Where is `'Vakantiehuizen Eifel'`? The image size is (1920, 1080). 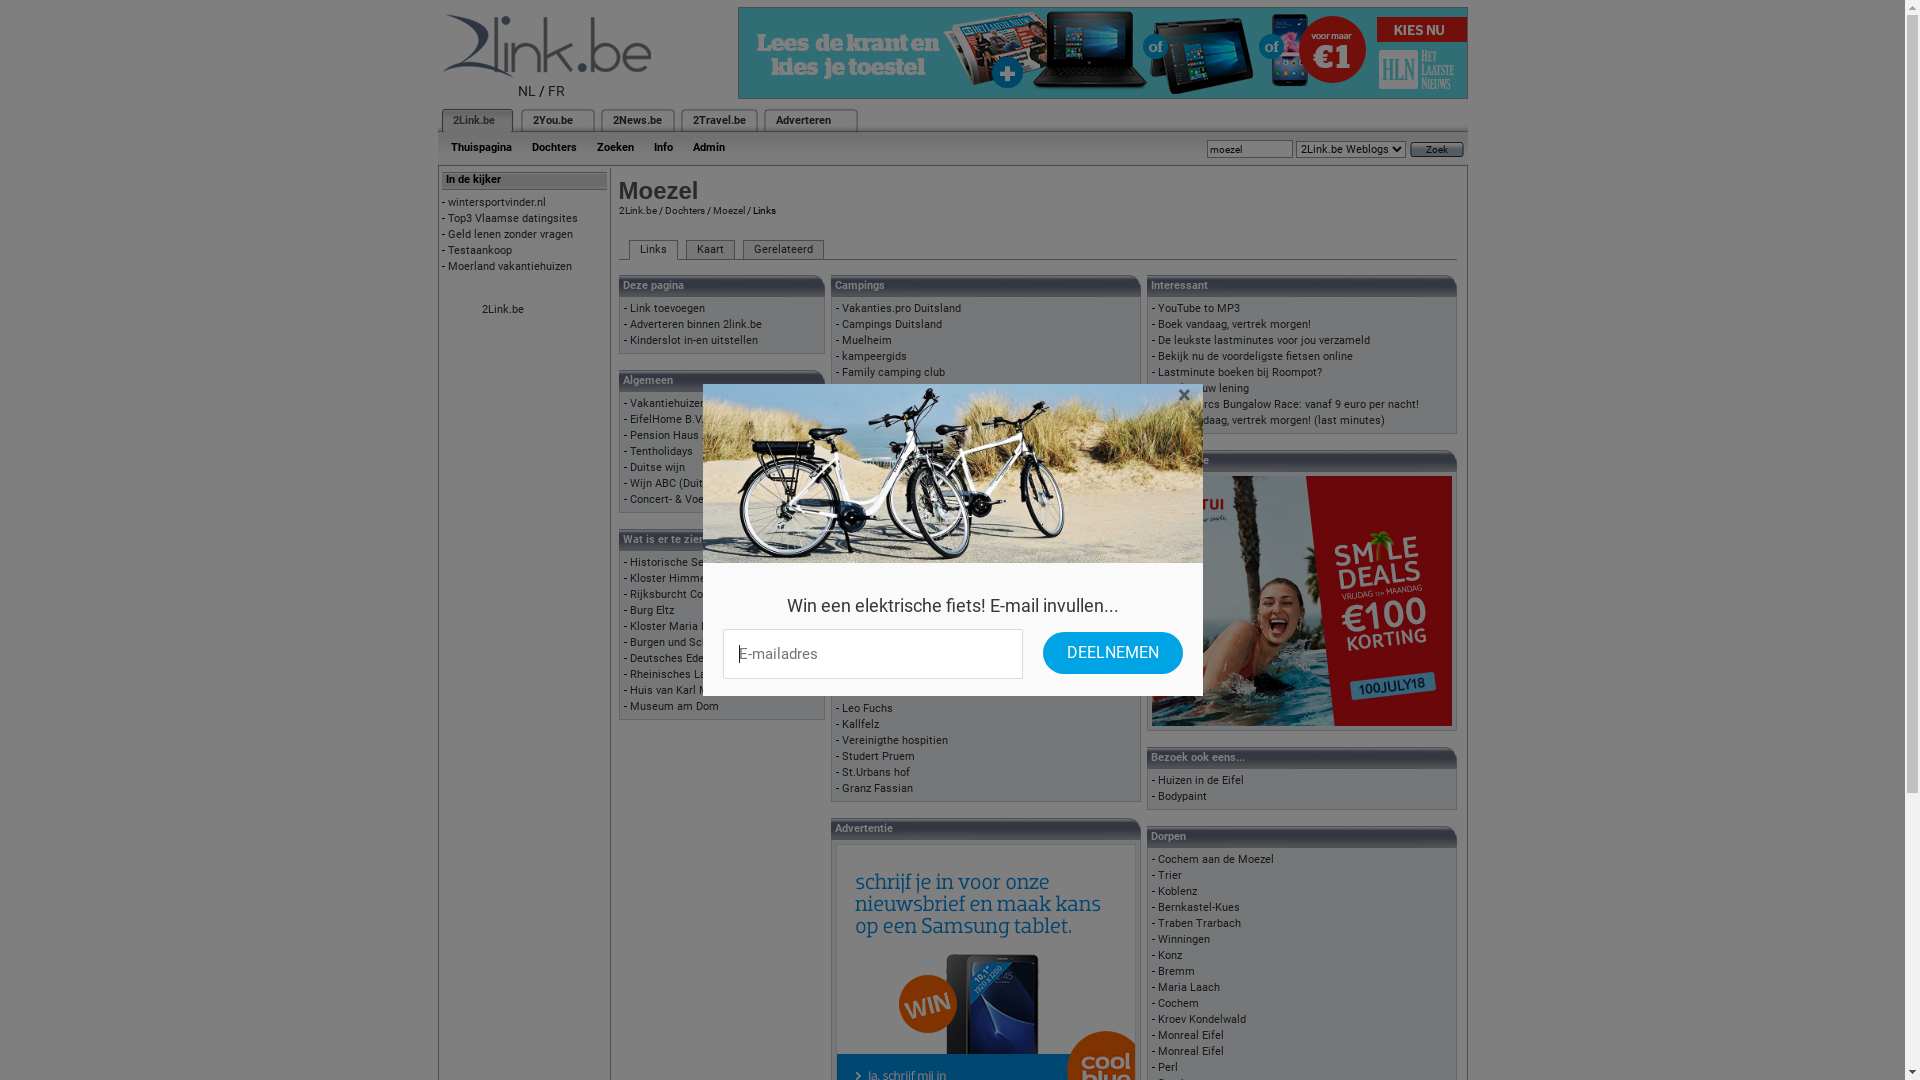 'Vakantiehuizen Eifel' is located at coordinates (680, 403).